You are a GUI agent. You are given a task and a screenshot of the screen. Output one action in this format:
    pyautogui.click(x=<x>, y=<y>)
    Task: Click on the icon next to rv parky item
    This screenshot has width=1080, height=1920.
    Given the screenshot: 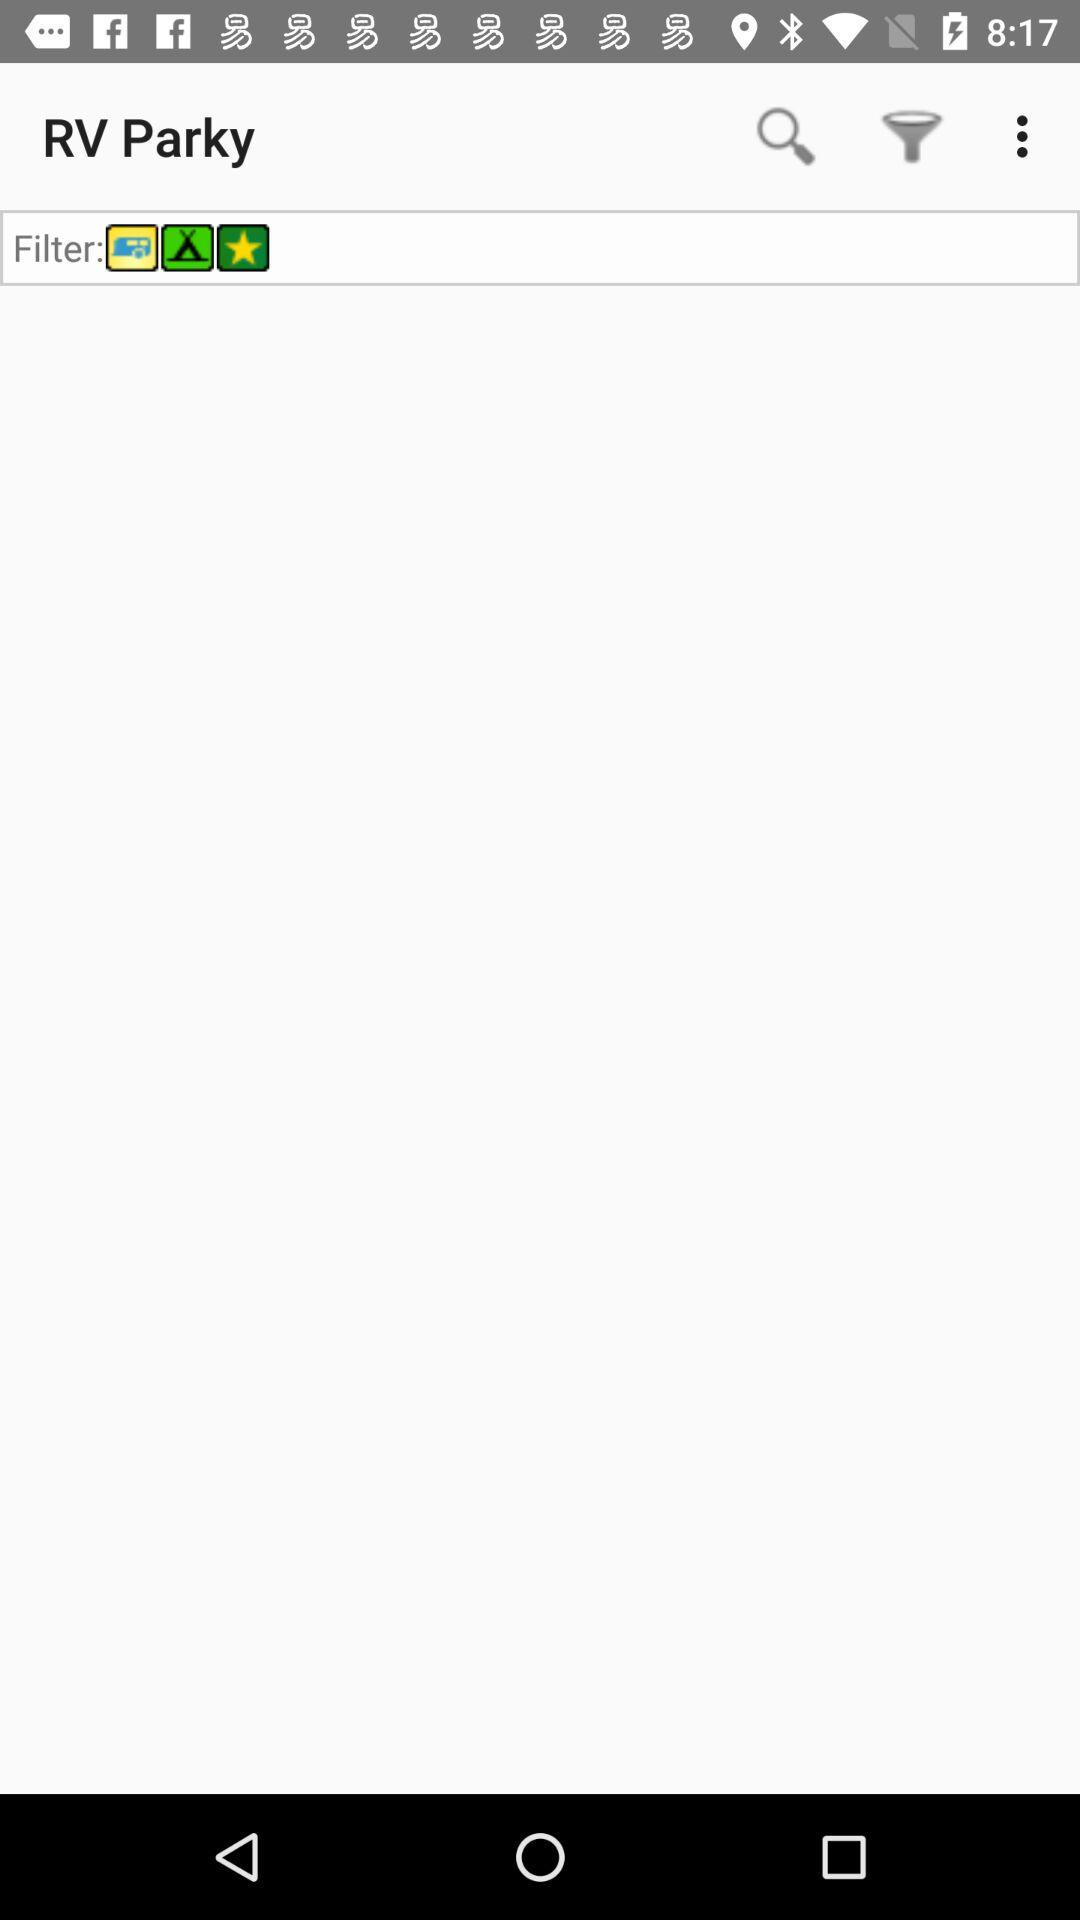 What is the action you would take?
    pyautogui.click(x=785, y=135)
    